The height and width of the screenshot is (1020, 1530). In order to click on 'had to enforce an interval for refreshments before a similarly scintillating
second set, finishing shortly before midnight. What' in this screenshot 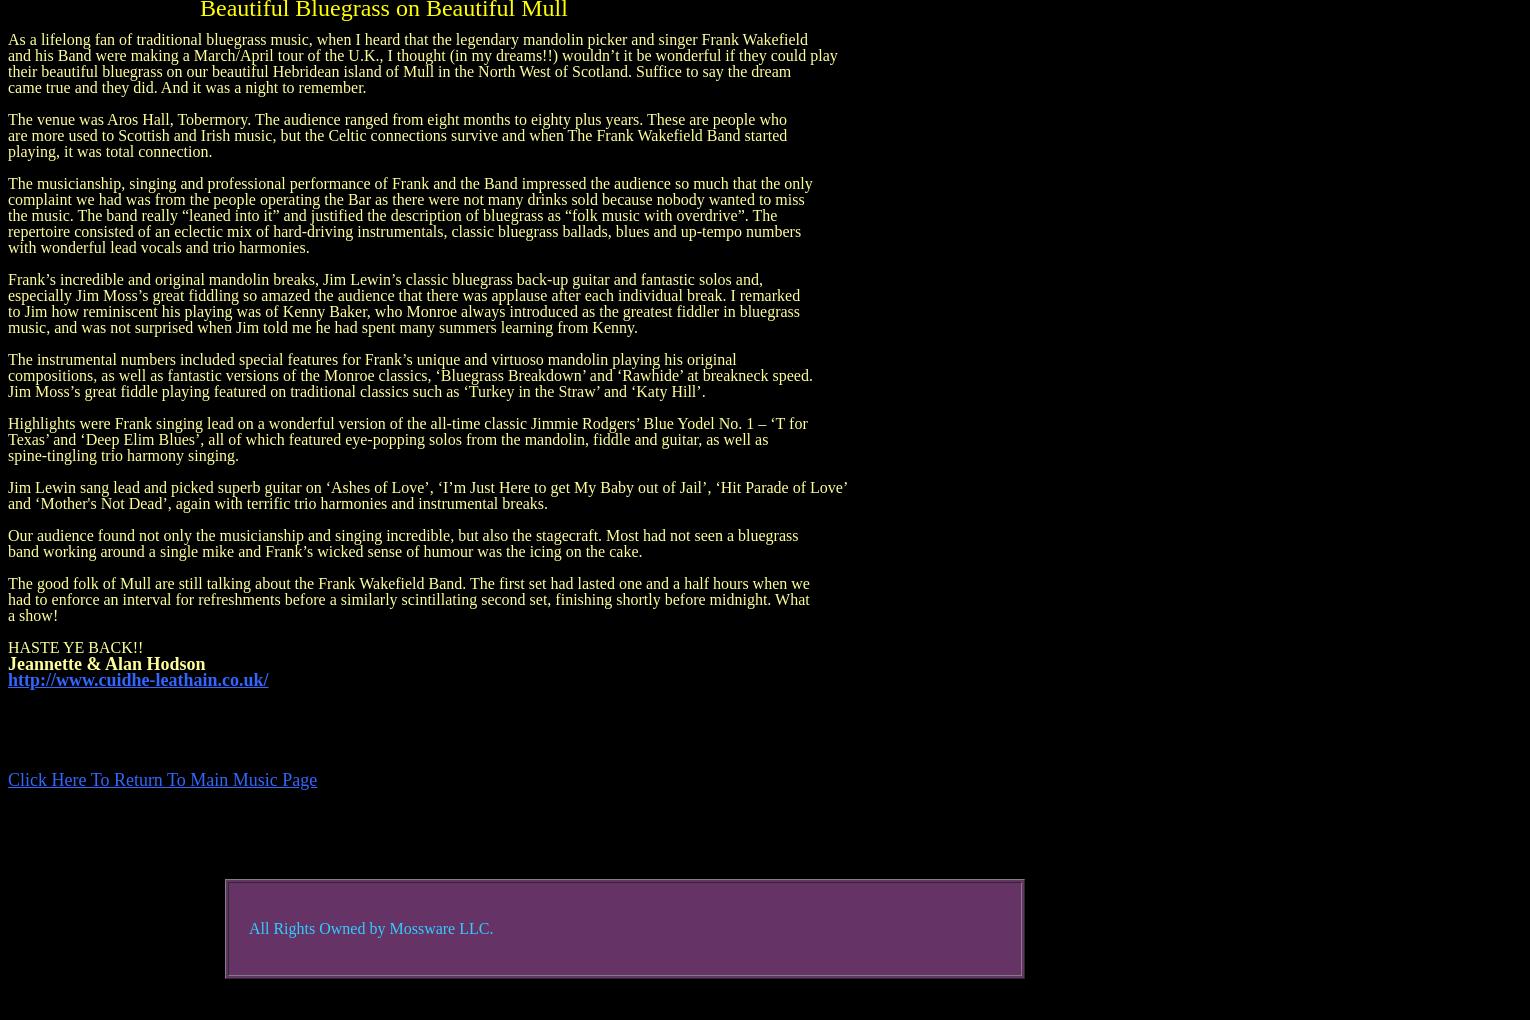, I will do `click(7, 598)`.